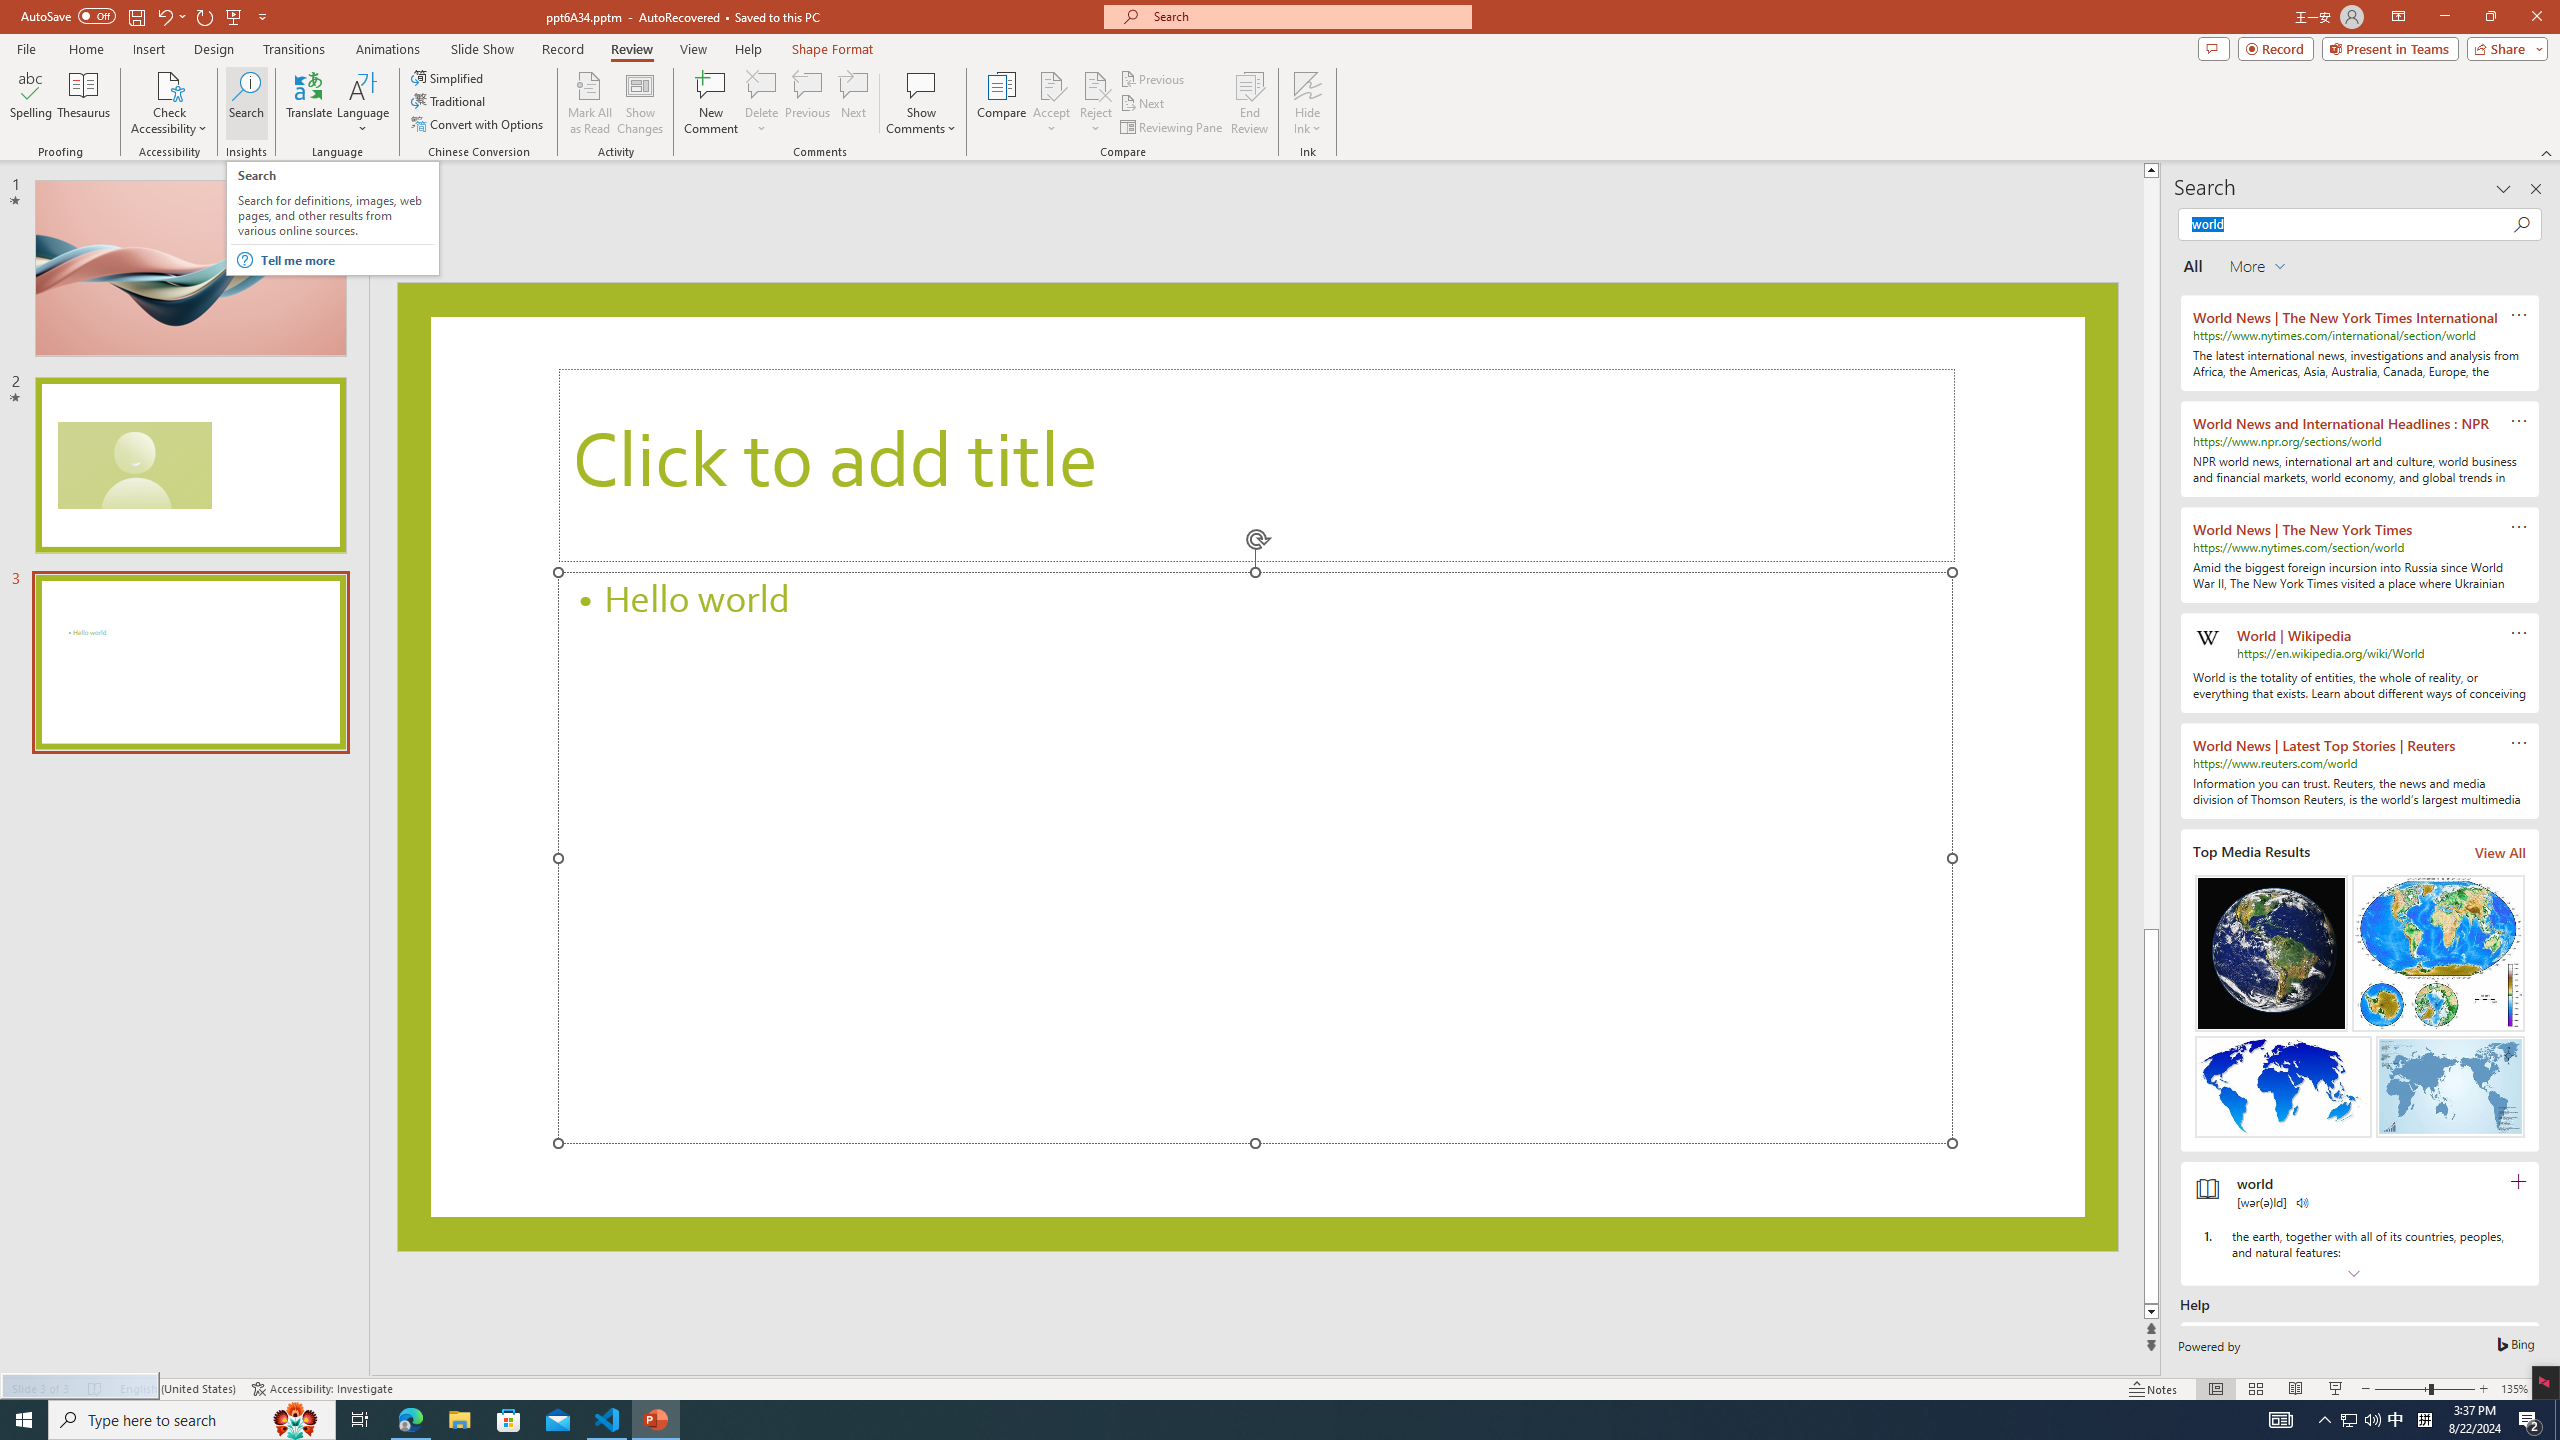 The height and width of the screenshot is (1440, 2560). What do you see at coordinates (448, 99) in the screenshot?
I see `'Traditional'` at bounding box center [448, 99].